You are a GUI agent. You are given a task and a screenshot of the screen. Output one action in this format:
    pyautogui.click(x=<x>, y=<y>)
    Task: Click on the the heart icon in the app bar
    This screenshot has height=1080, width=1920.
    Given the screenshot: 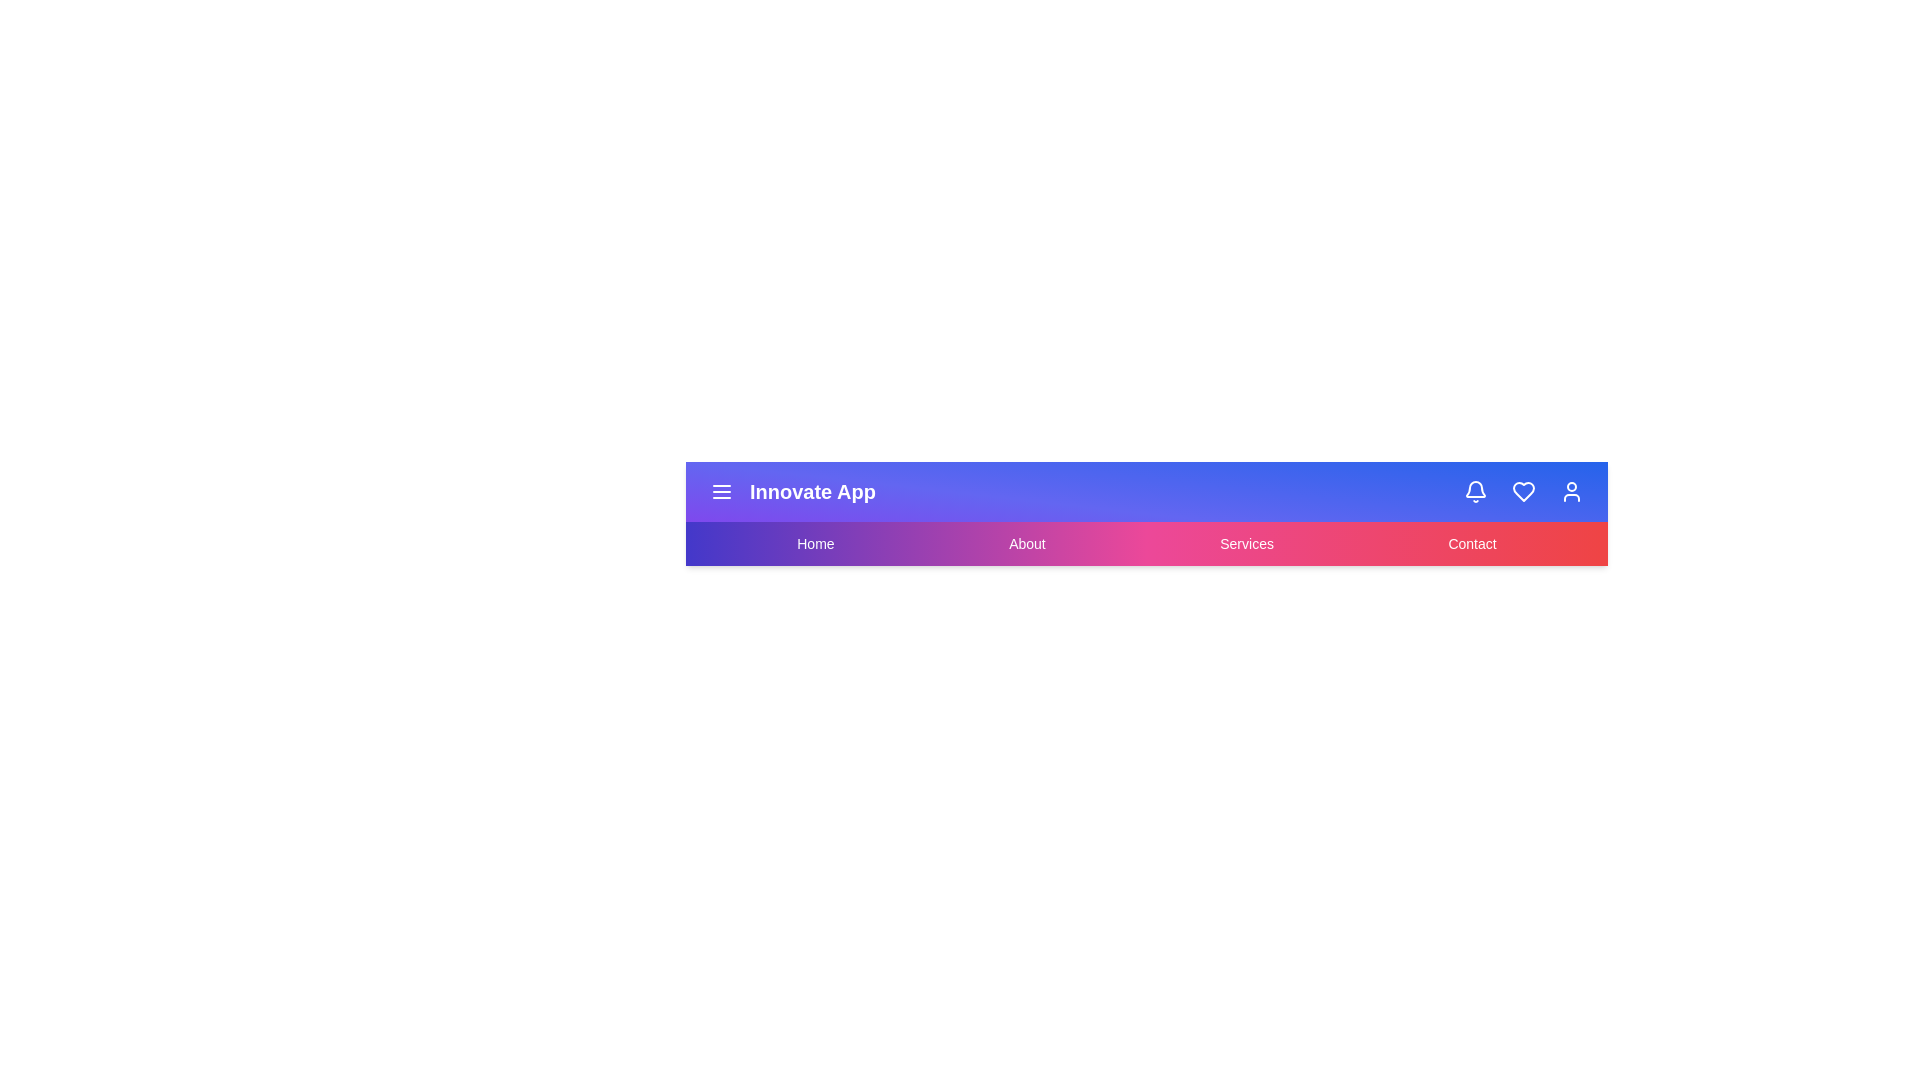 What is the action you would take?
    pyautogui.click(x=1522, y=492)
    